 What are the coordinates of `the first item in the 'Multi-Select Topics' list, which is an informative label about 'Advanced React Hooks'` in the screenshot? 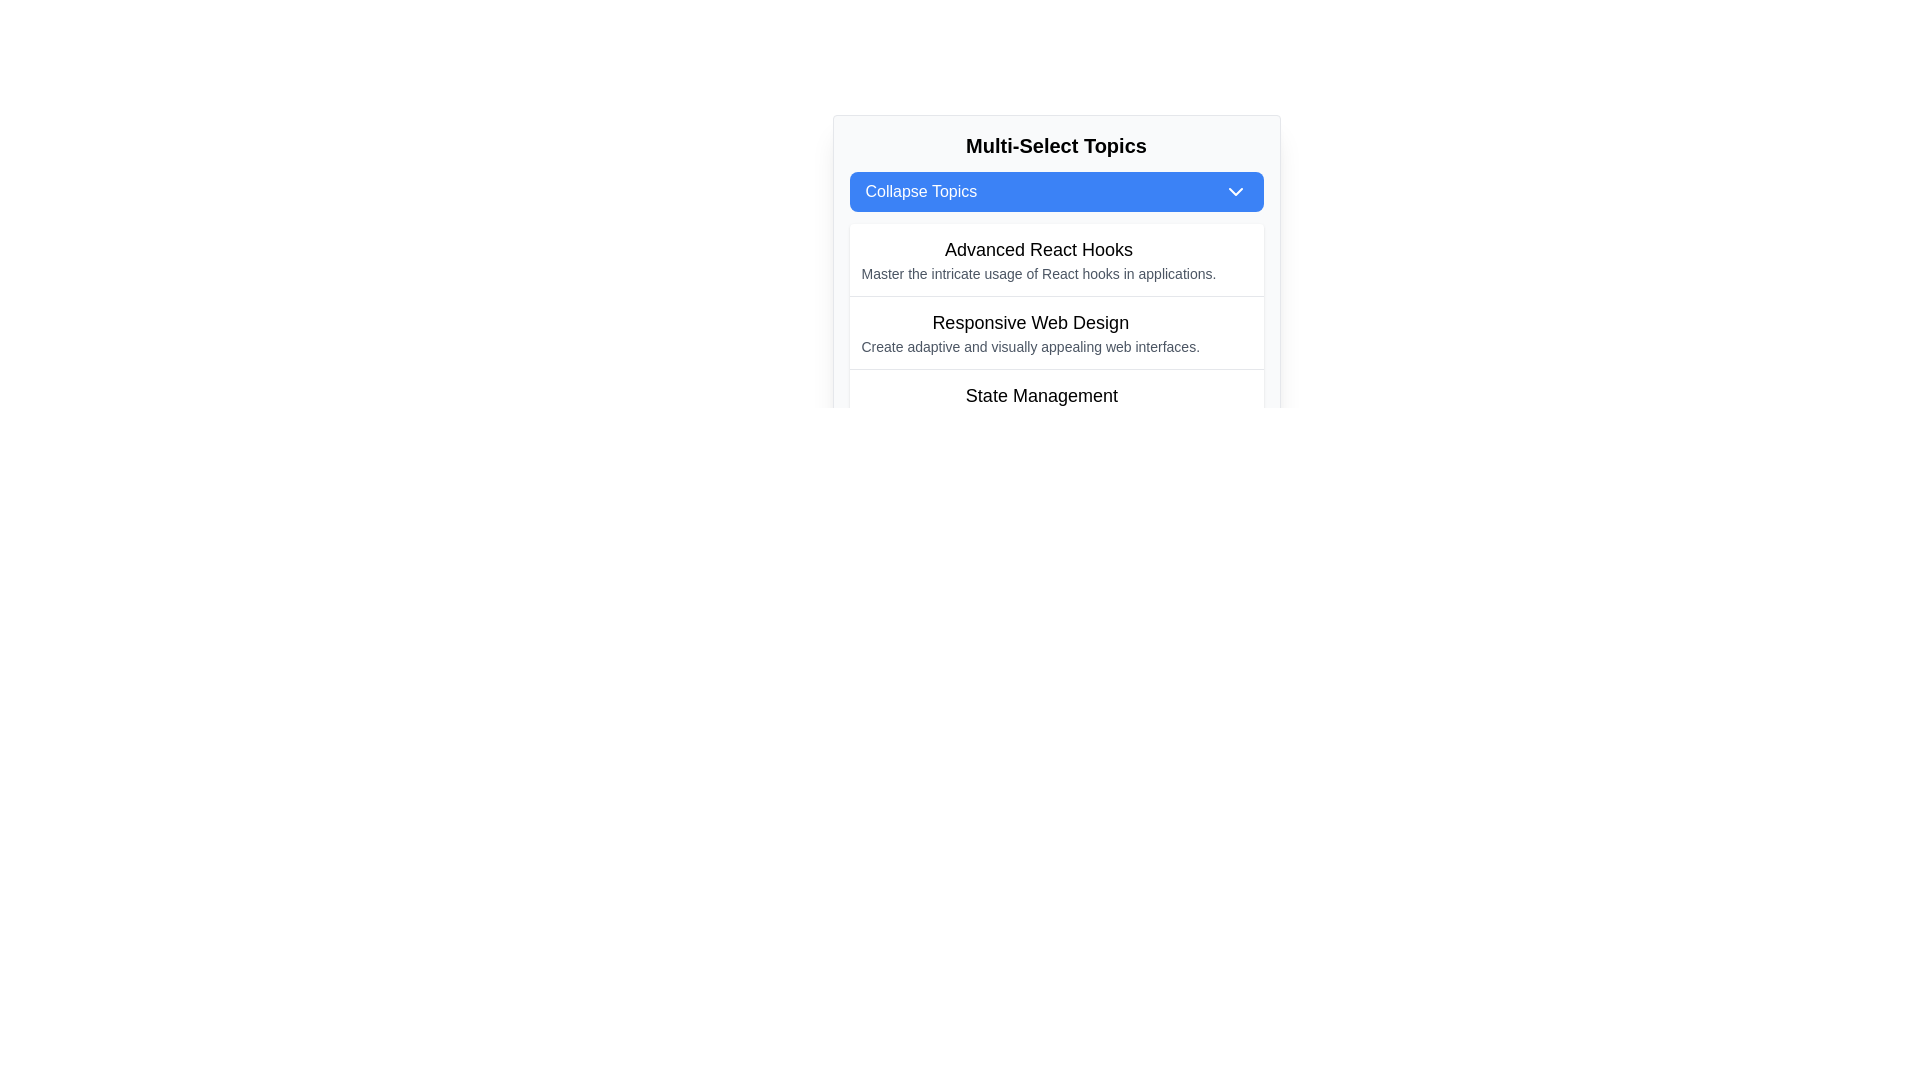 It's located at (1055, 259).